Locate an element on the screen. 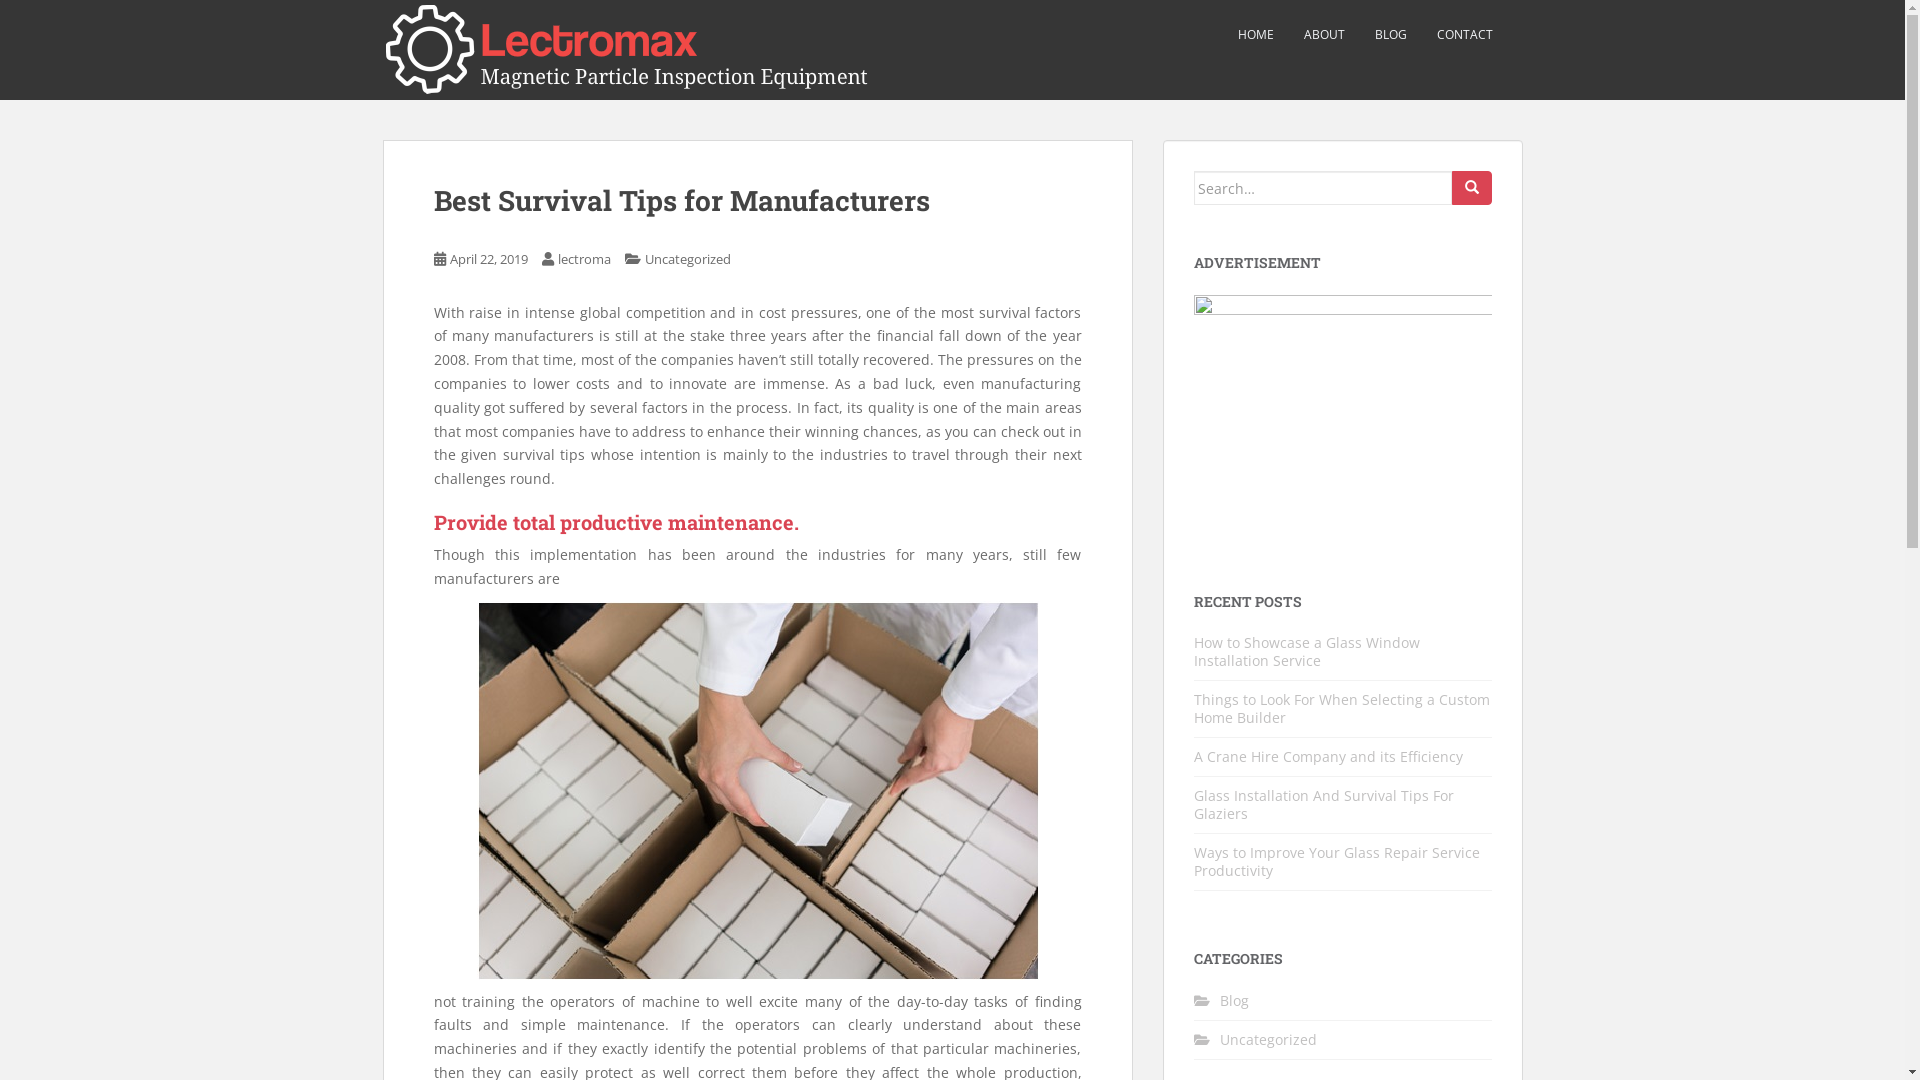 The image size is (1920, 1080). 'CONTACT' is located at coordinates (1464, 34).